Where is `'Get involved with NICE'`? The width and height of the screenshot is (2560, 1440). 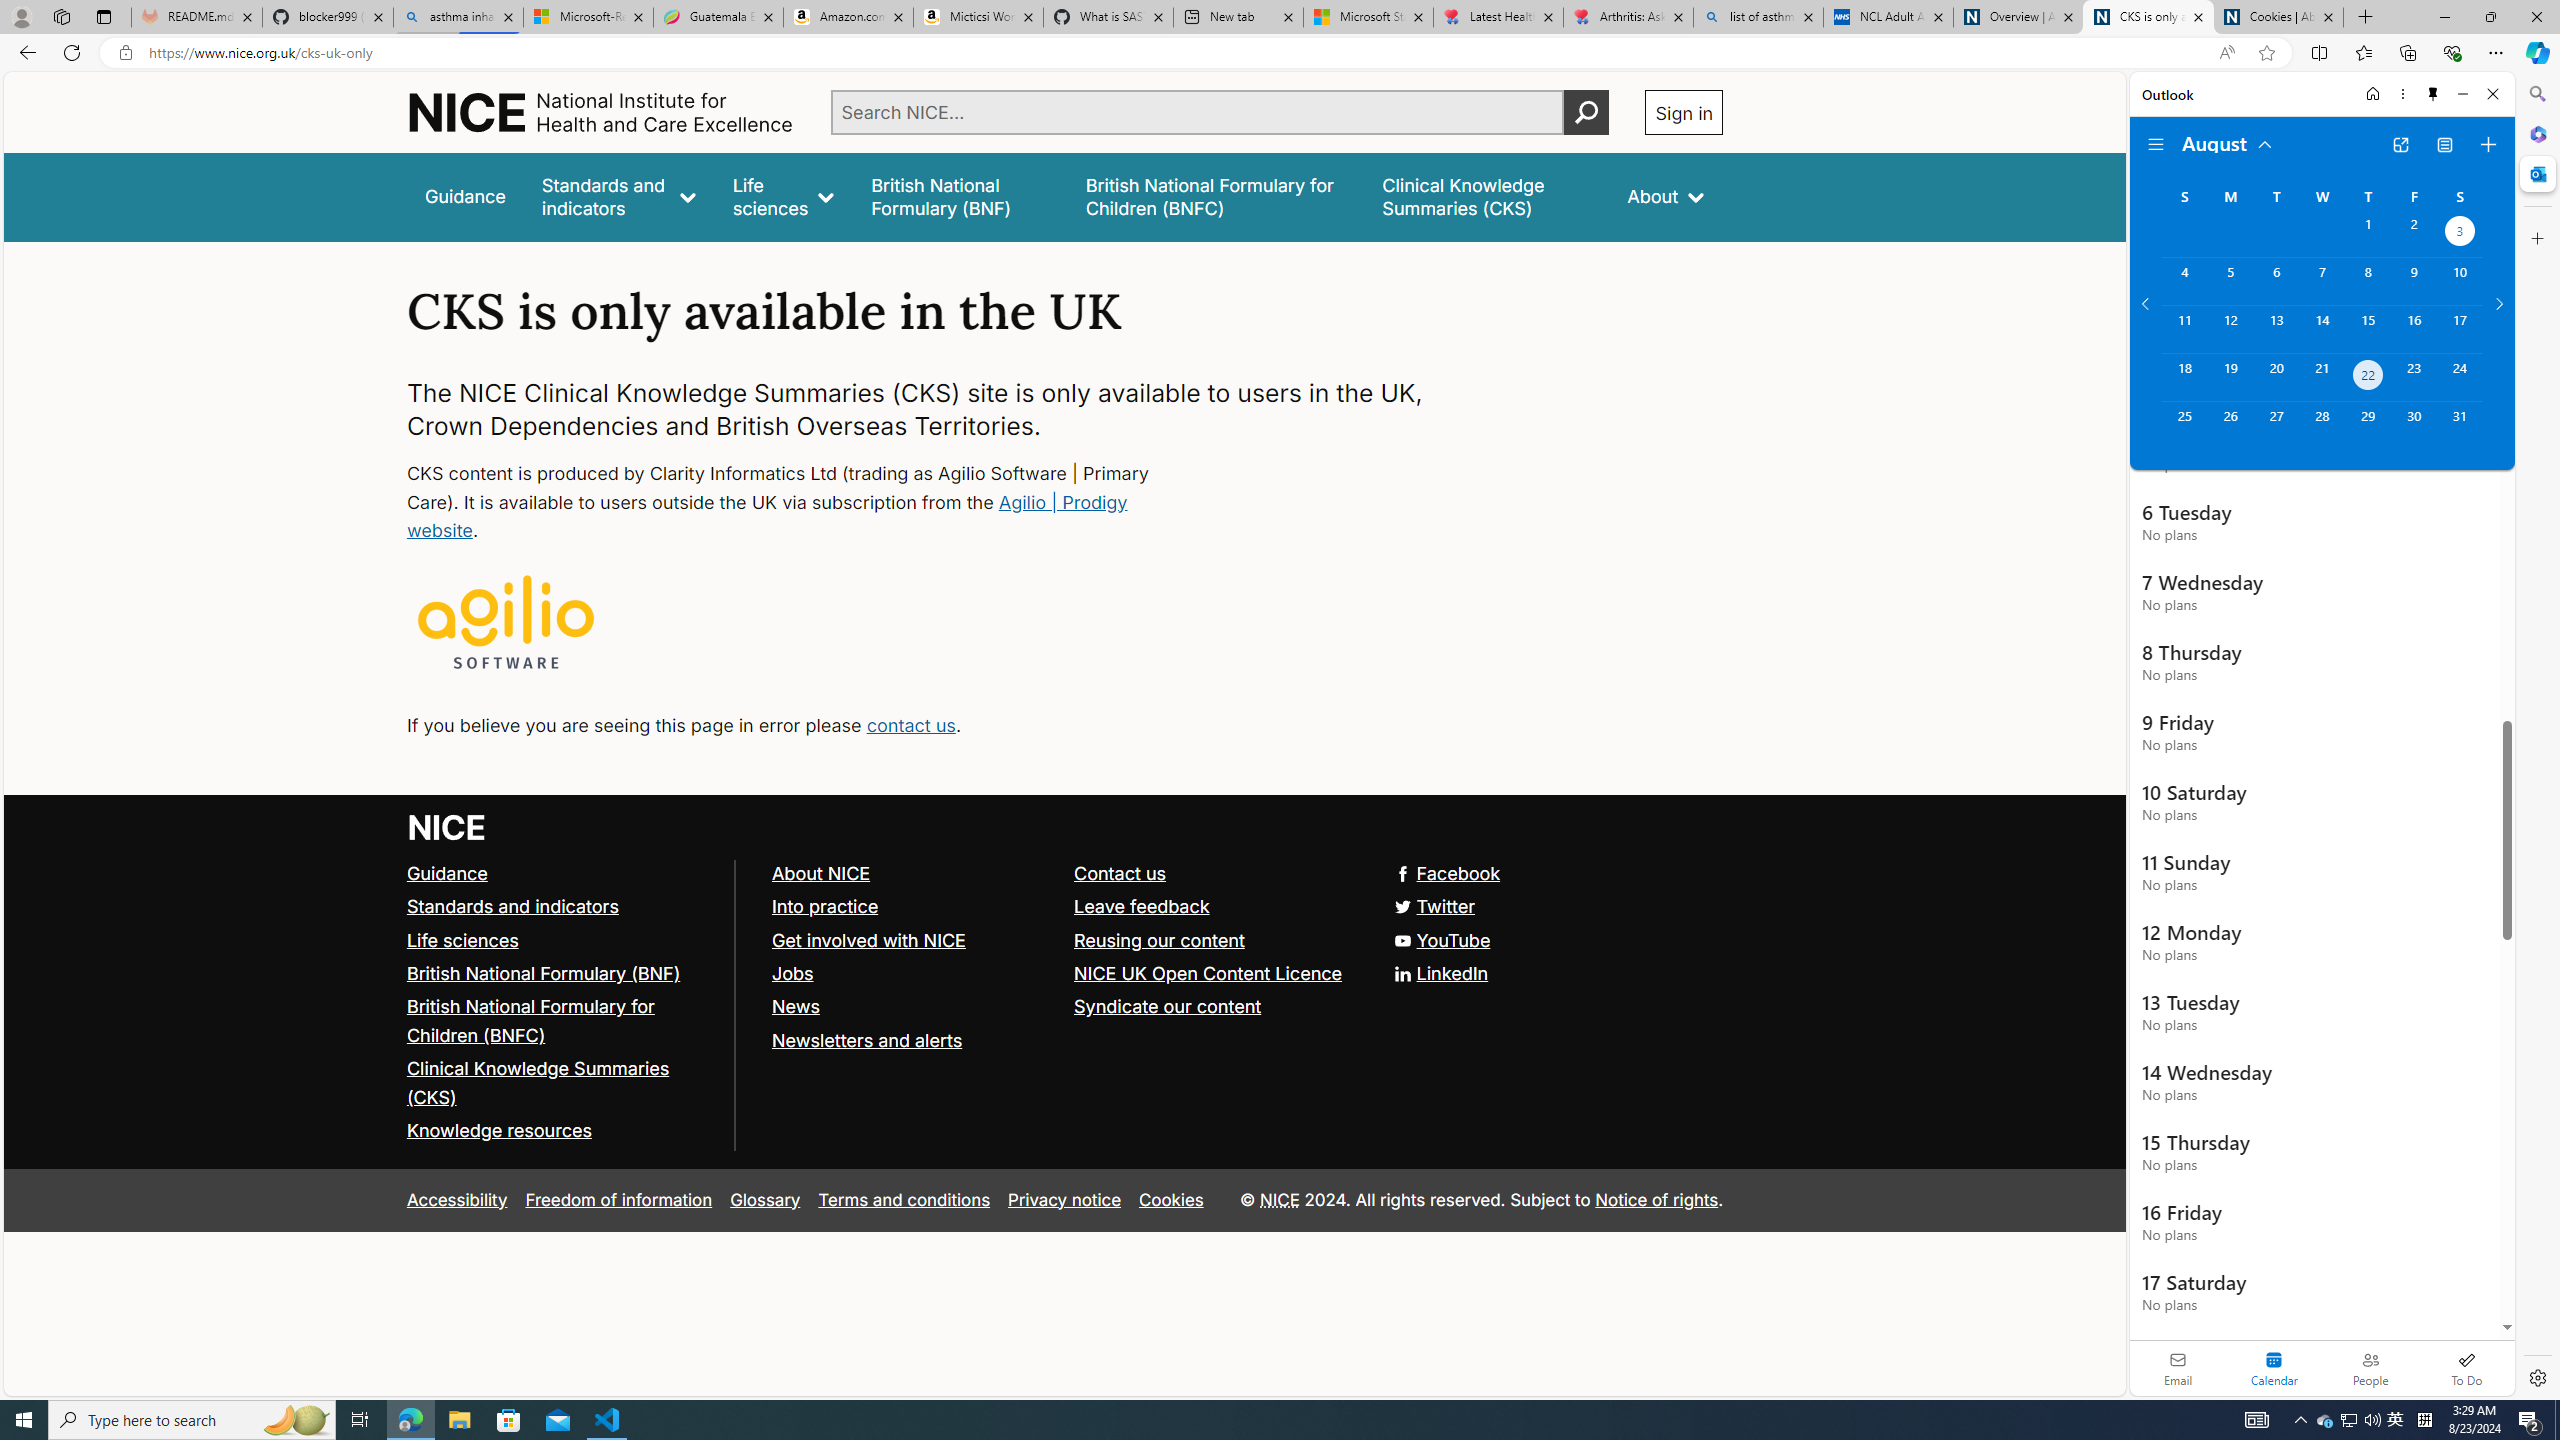
'Get involved with NICE' is located at coordinates (867, 938).